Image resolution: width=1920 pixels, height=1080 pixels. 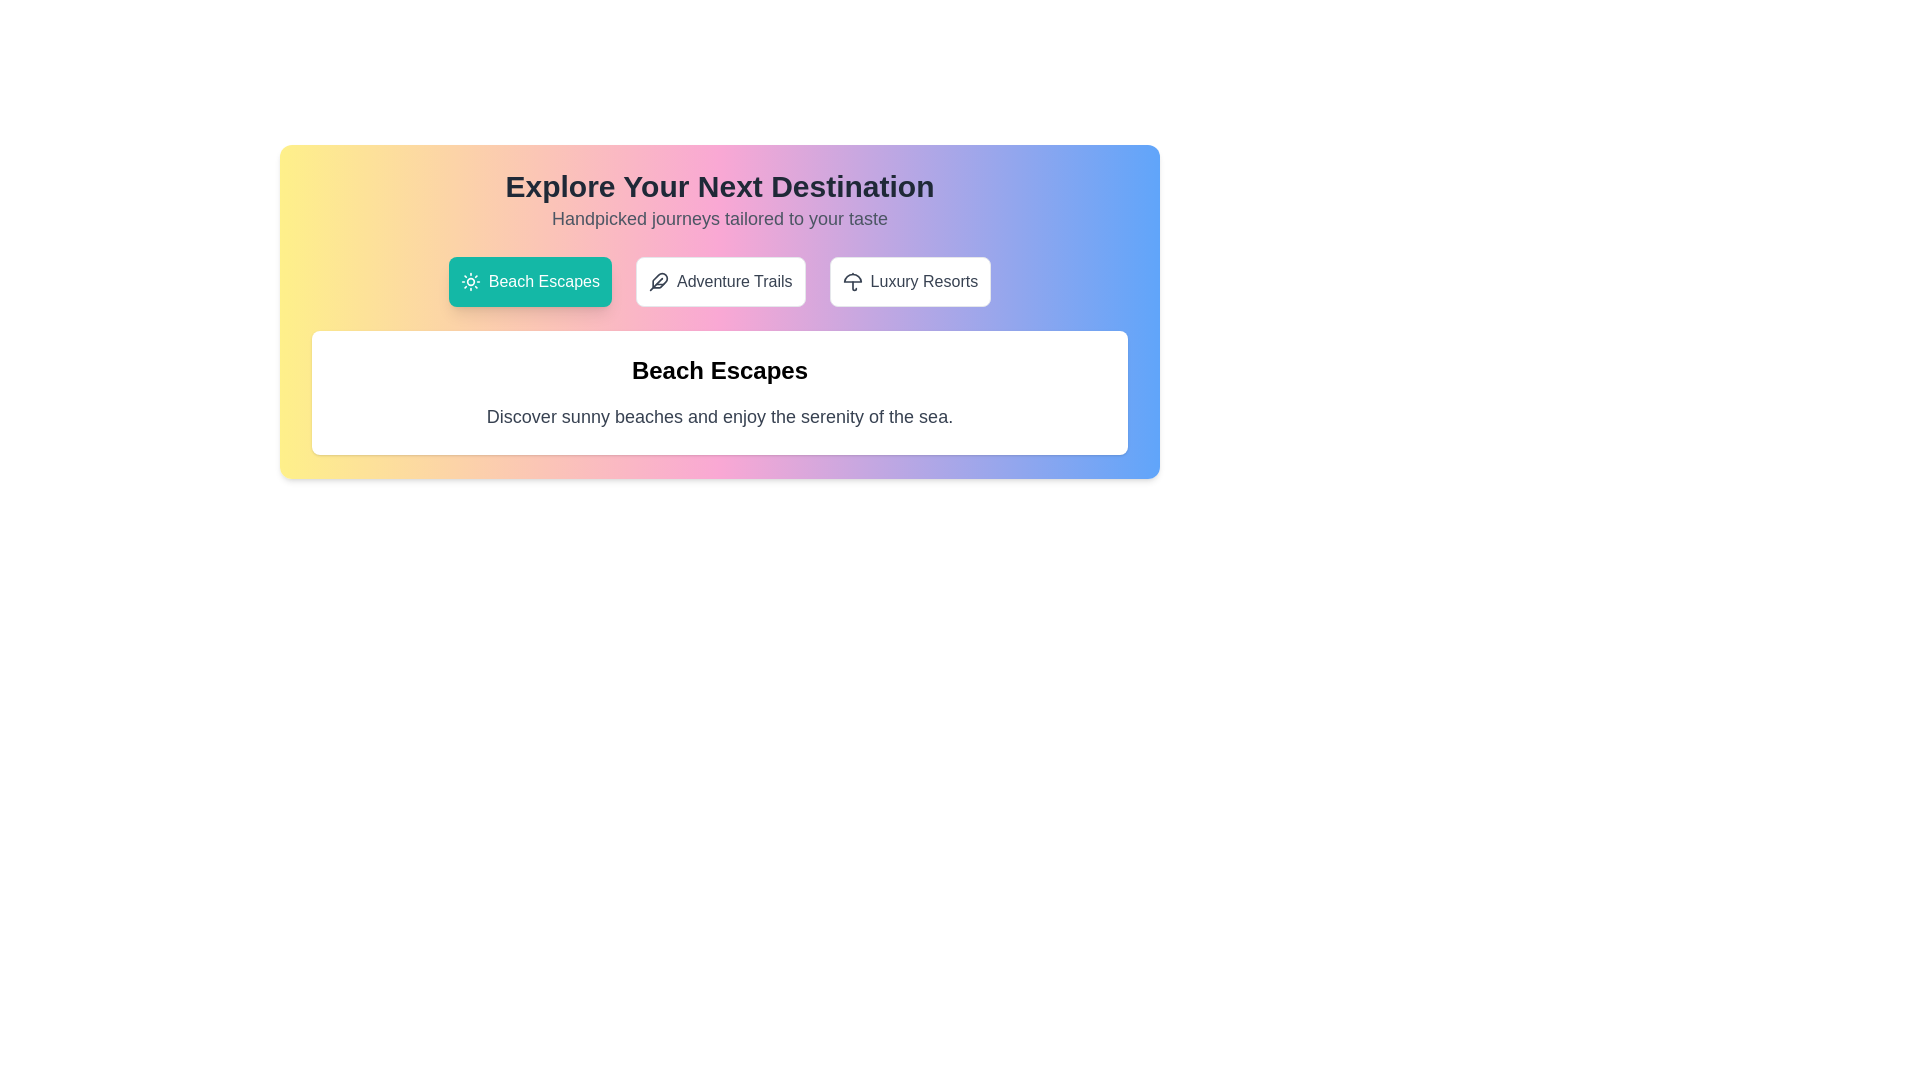 What do you see at coordinates (720, 281) in the screenshot?
I see `the tab corresponding to Adventure Trails to view its content` at bounding box center [720, 281].